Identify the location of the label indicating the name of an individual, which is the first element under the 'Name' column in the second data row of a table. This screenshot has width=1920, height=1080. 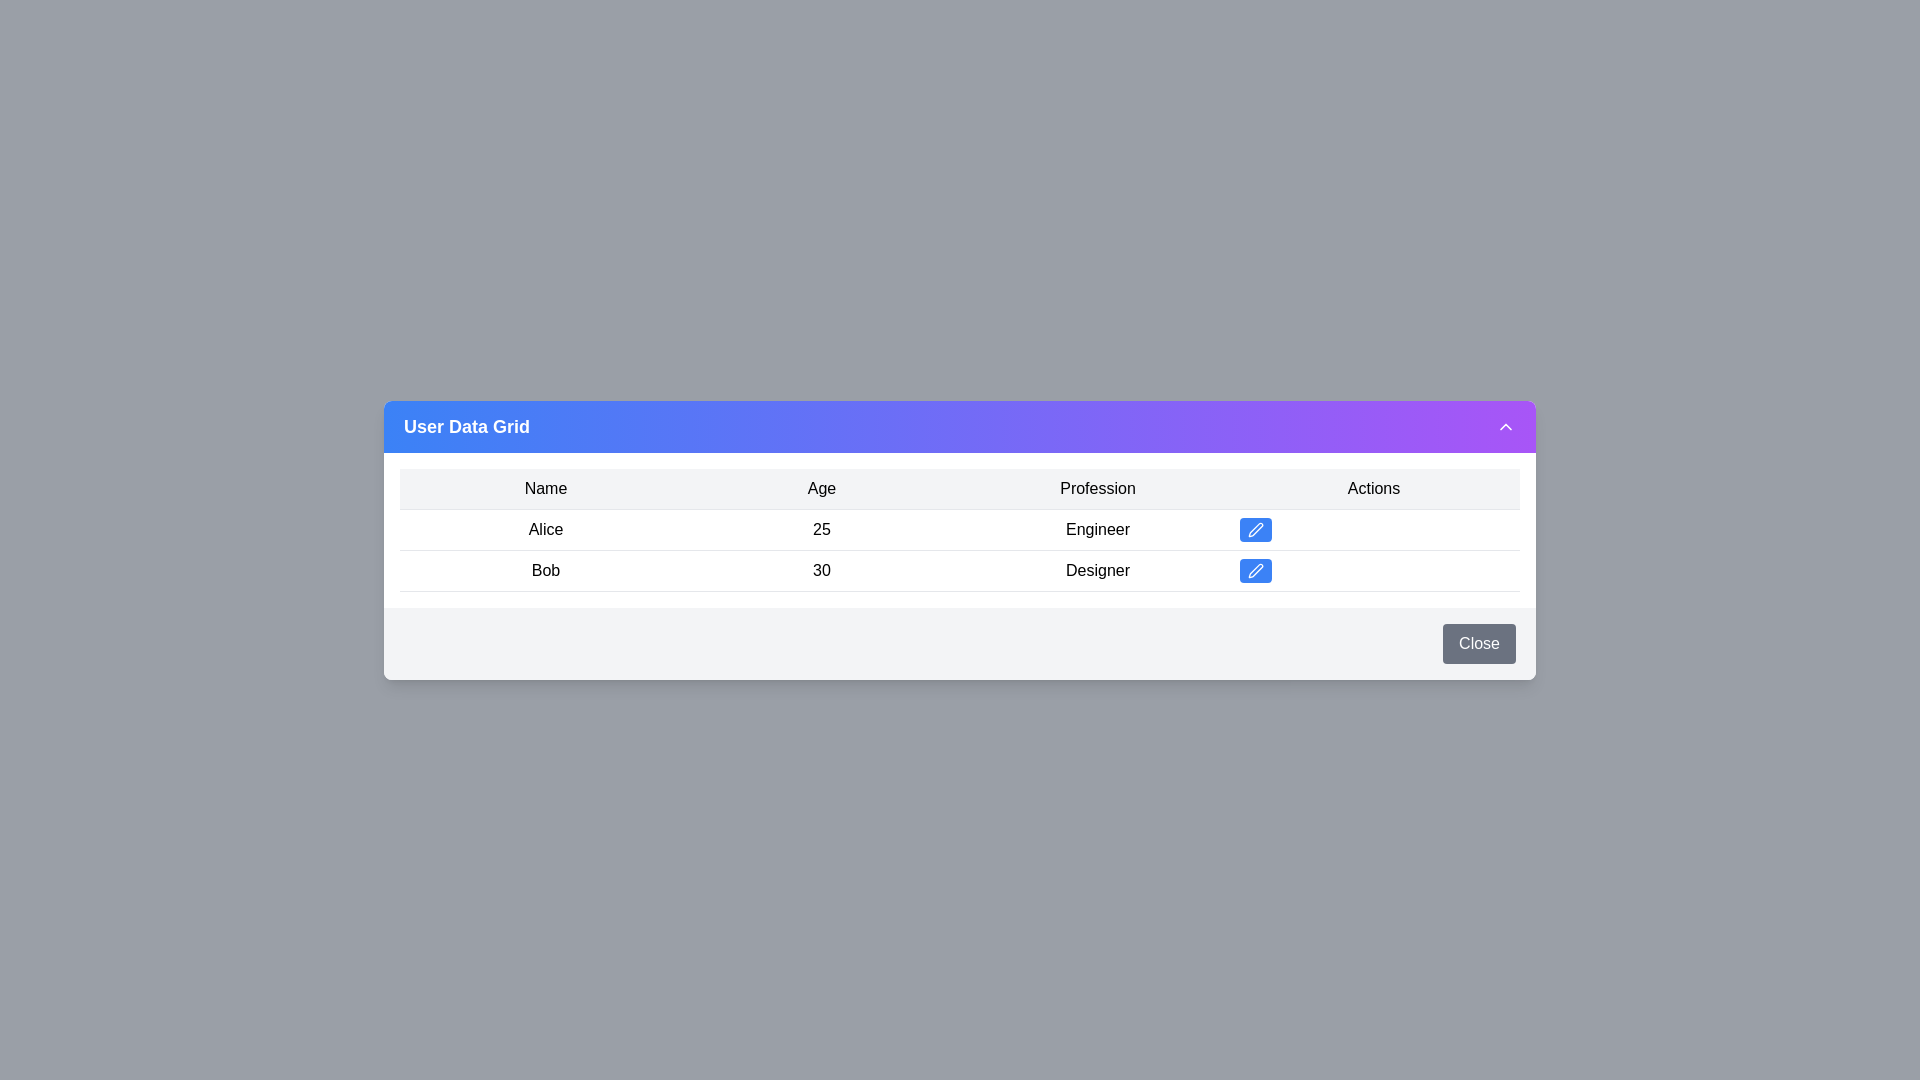
(546, 570).